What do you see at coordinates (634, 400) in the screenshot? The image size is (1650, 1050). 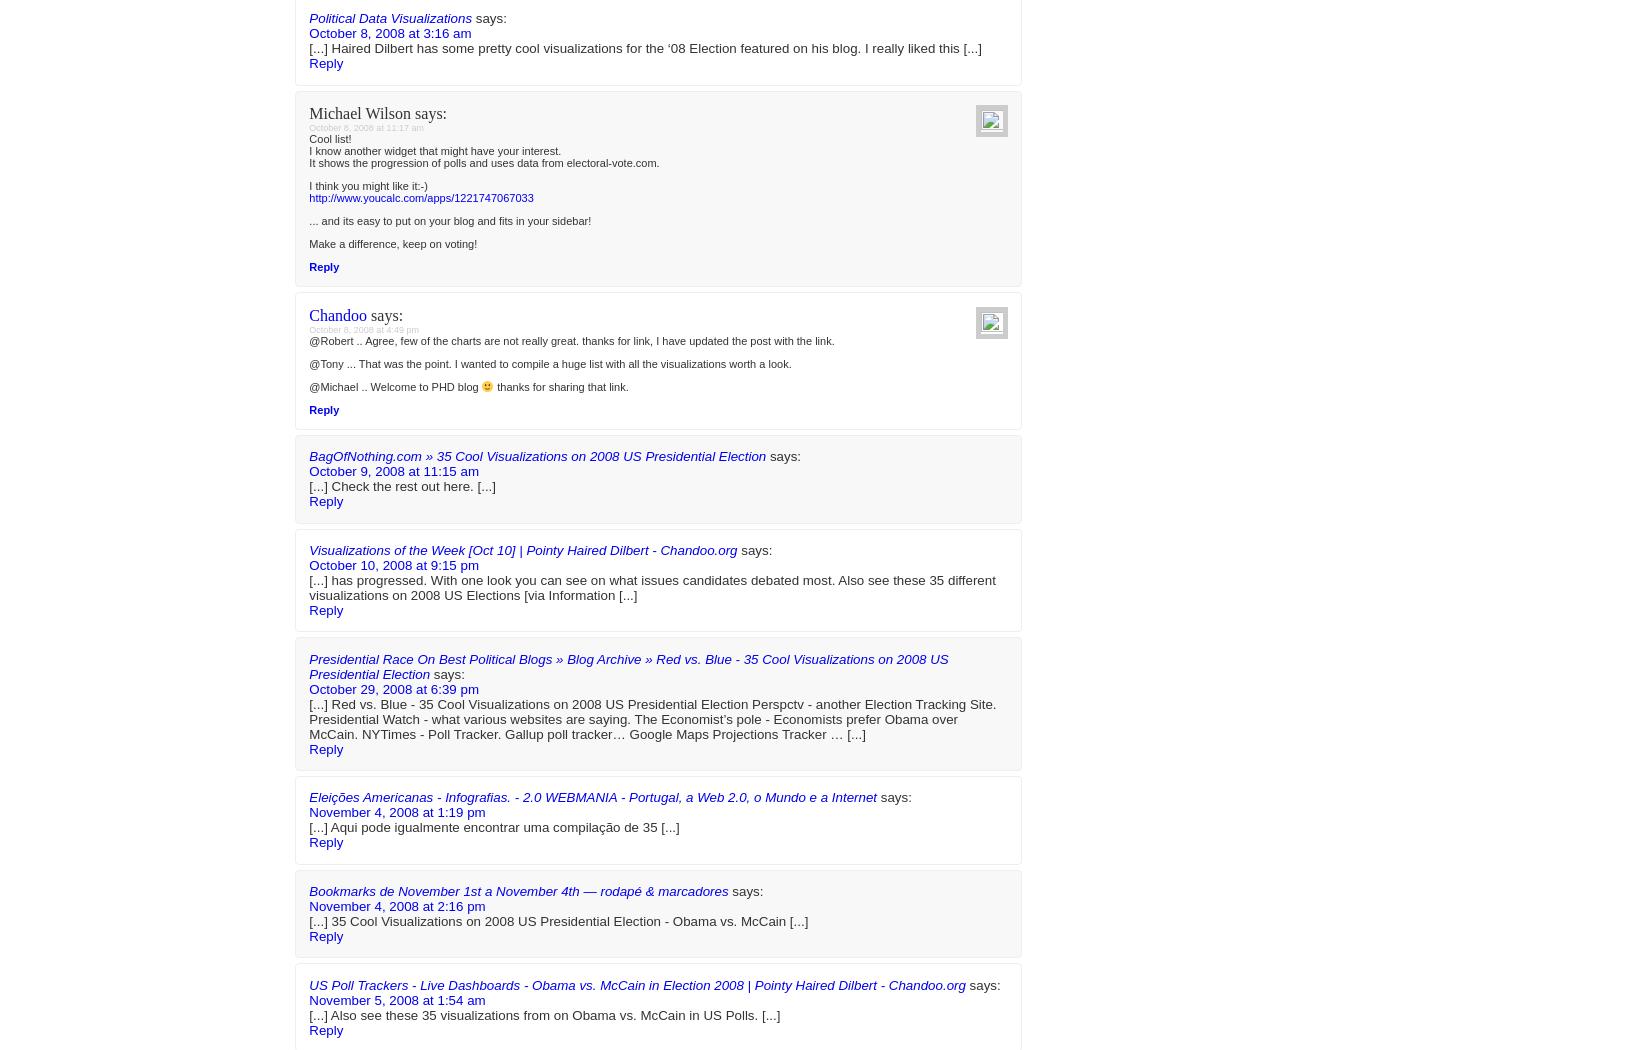 I see `'[...] post by WP-AutoBlog Import   var AdBrite_Title_Color = '0000FF'; var AdBrite_Text_Color = '000000'; var [...]'` at bounding box center [634, 400].